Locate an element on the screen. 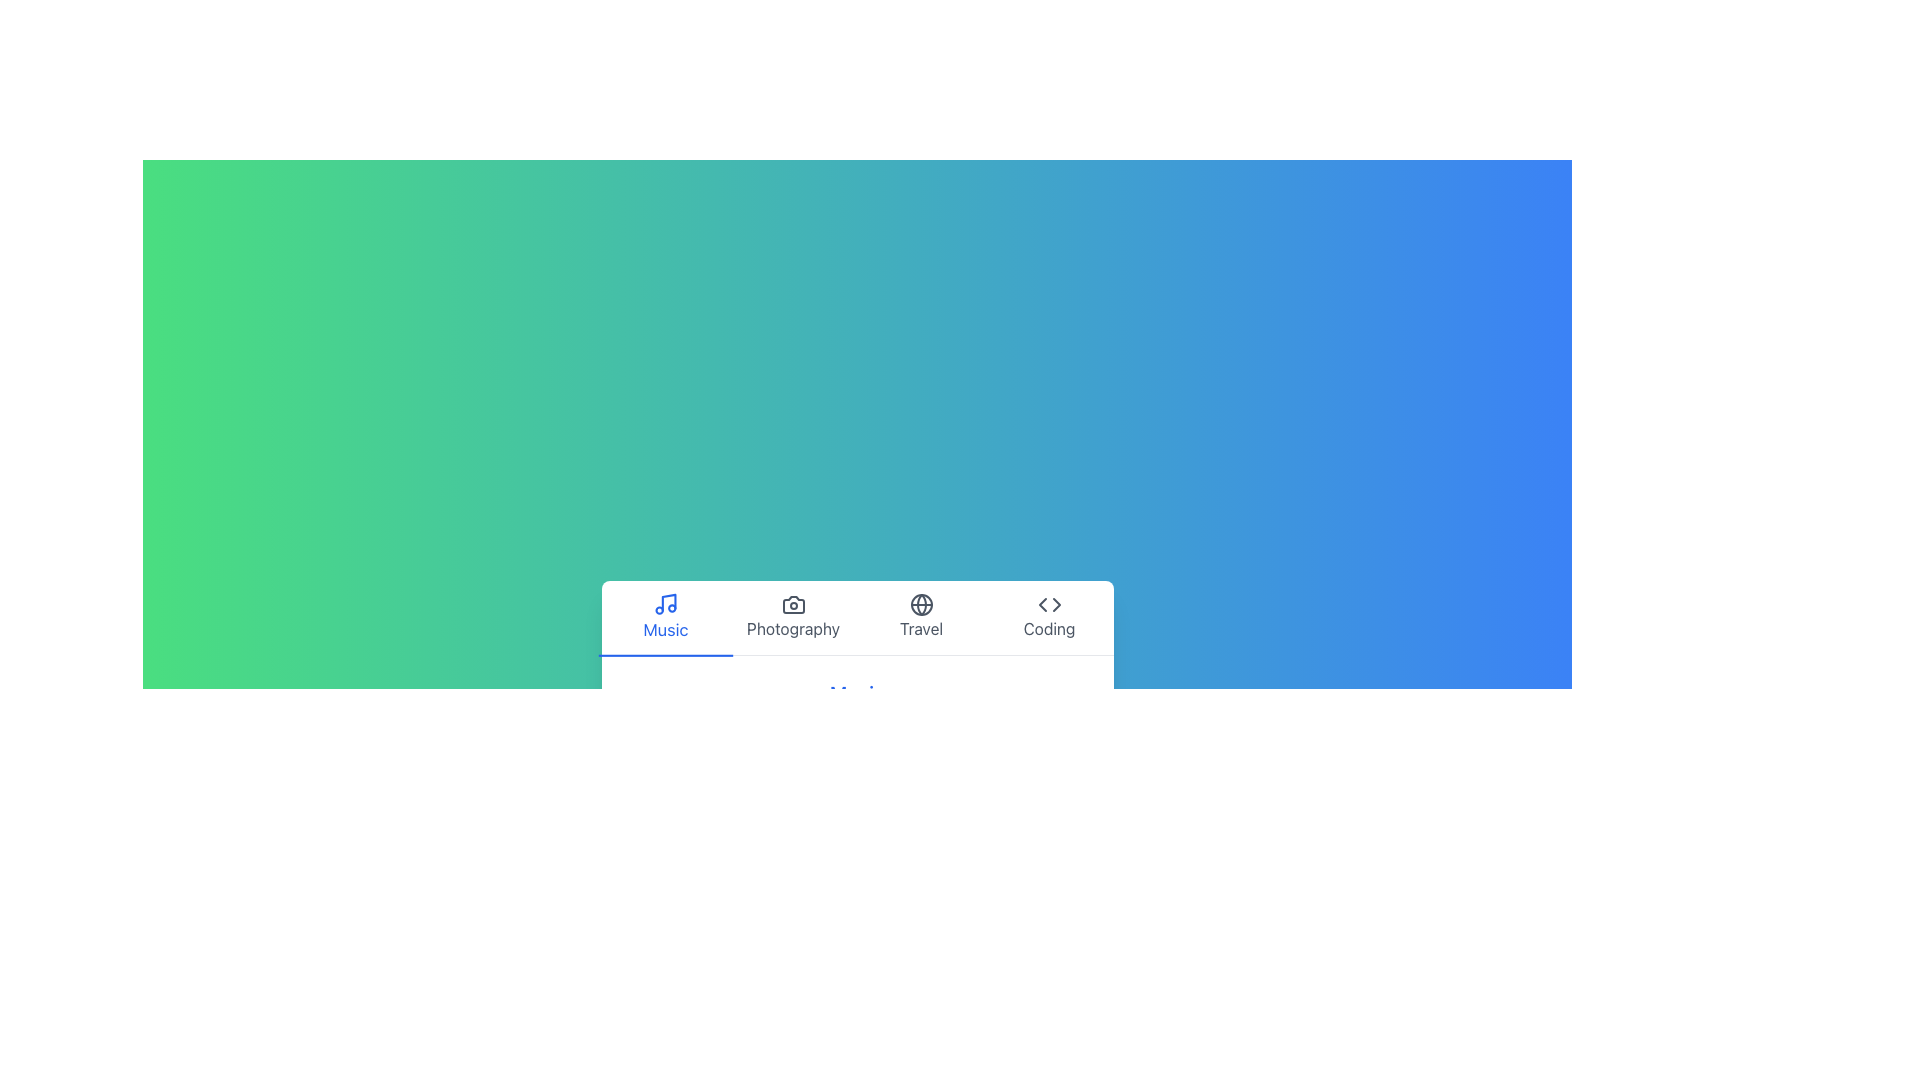 The image size is (1920, 1080). the left vertical bar of the music note icon located in the lower part of the interface within the 'Music' tab is located at coordinates (668, 601).